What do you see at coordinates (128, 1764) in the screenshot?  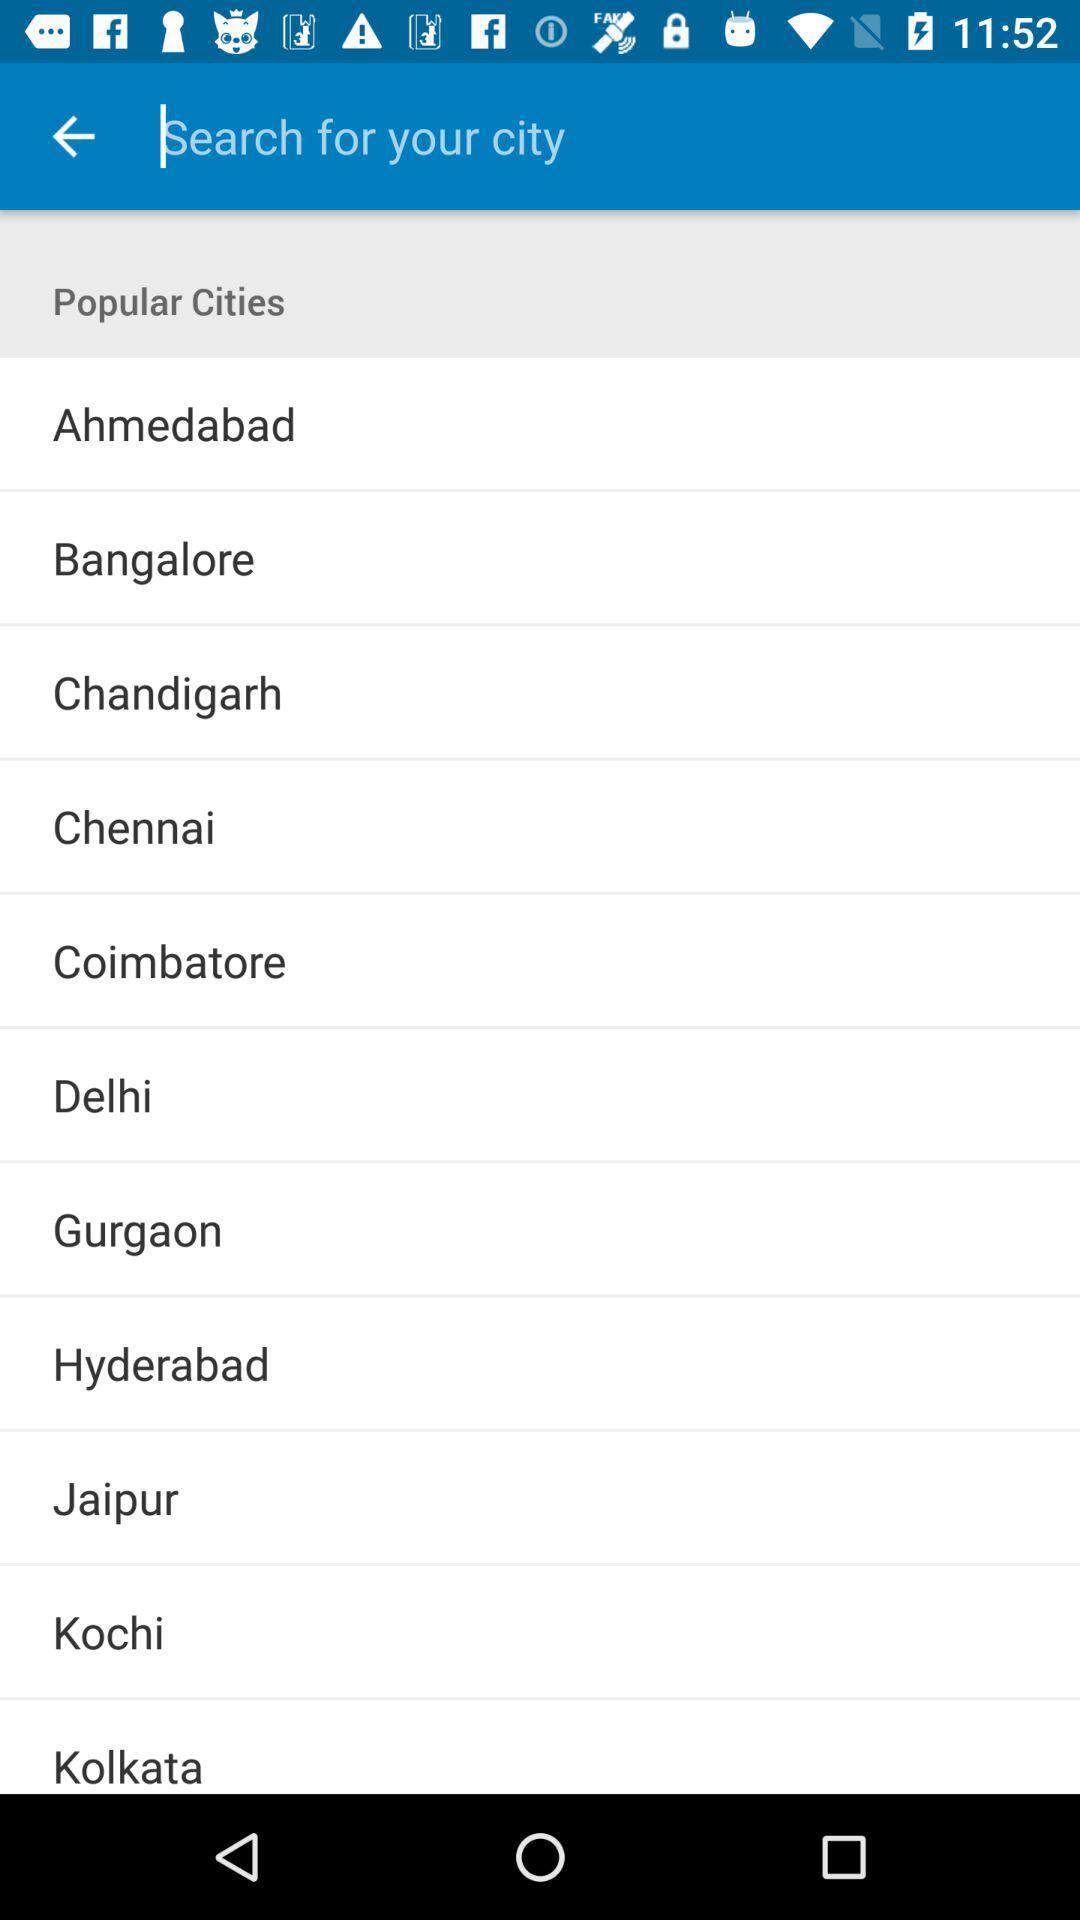 I see `the kolkata icon` at bounding box center [128, 1764].